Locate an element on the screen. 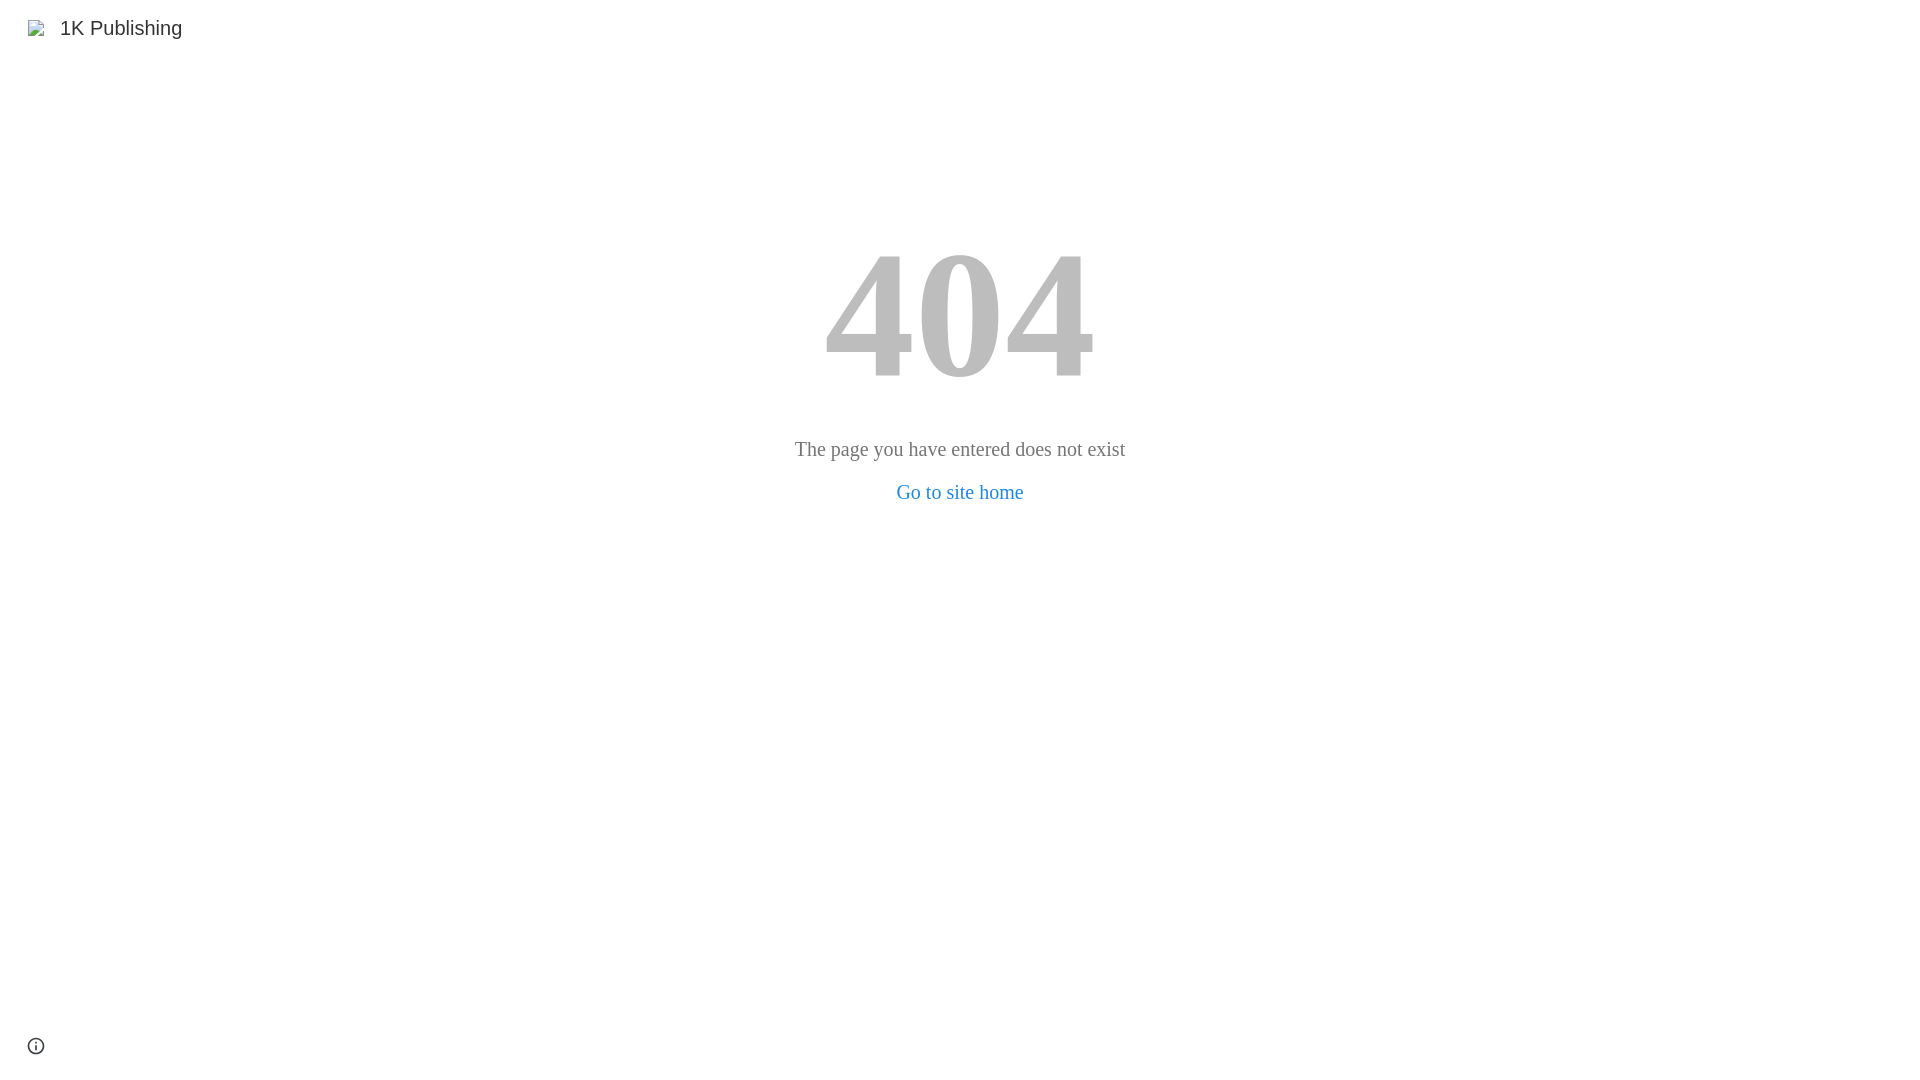  'Go to site home' is located at coordinates (958, 492).